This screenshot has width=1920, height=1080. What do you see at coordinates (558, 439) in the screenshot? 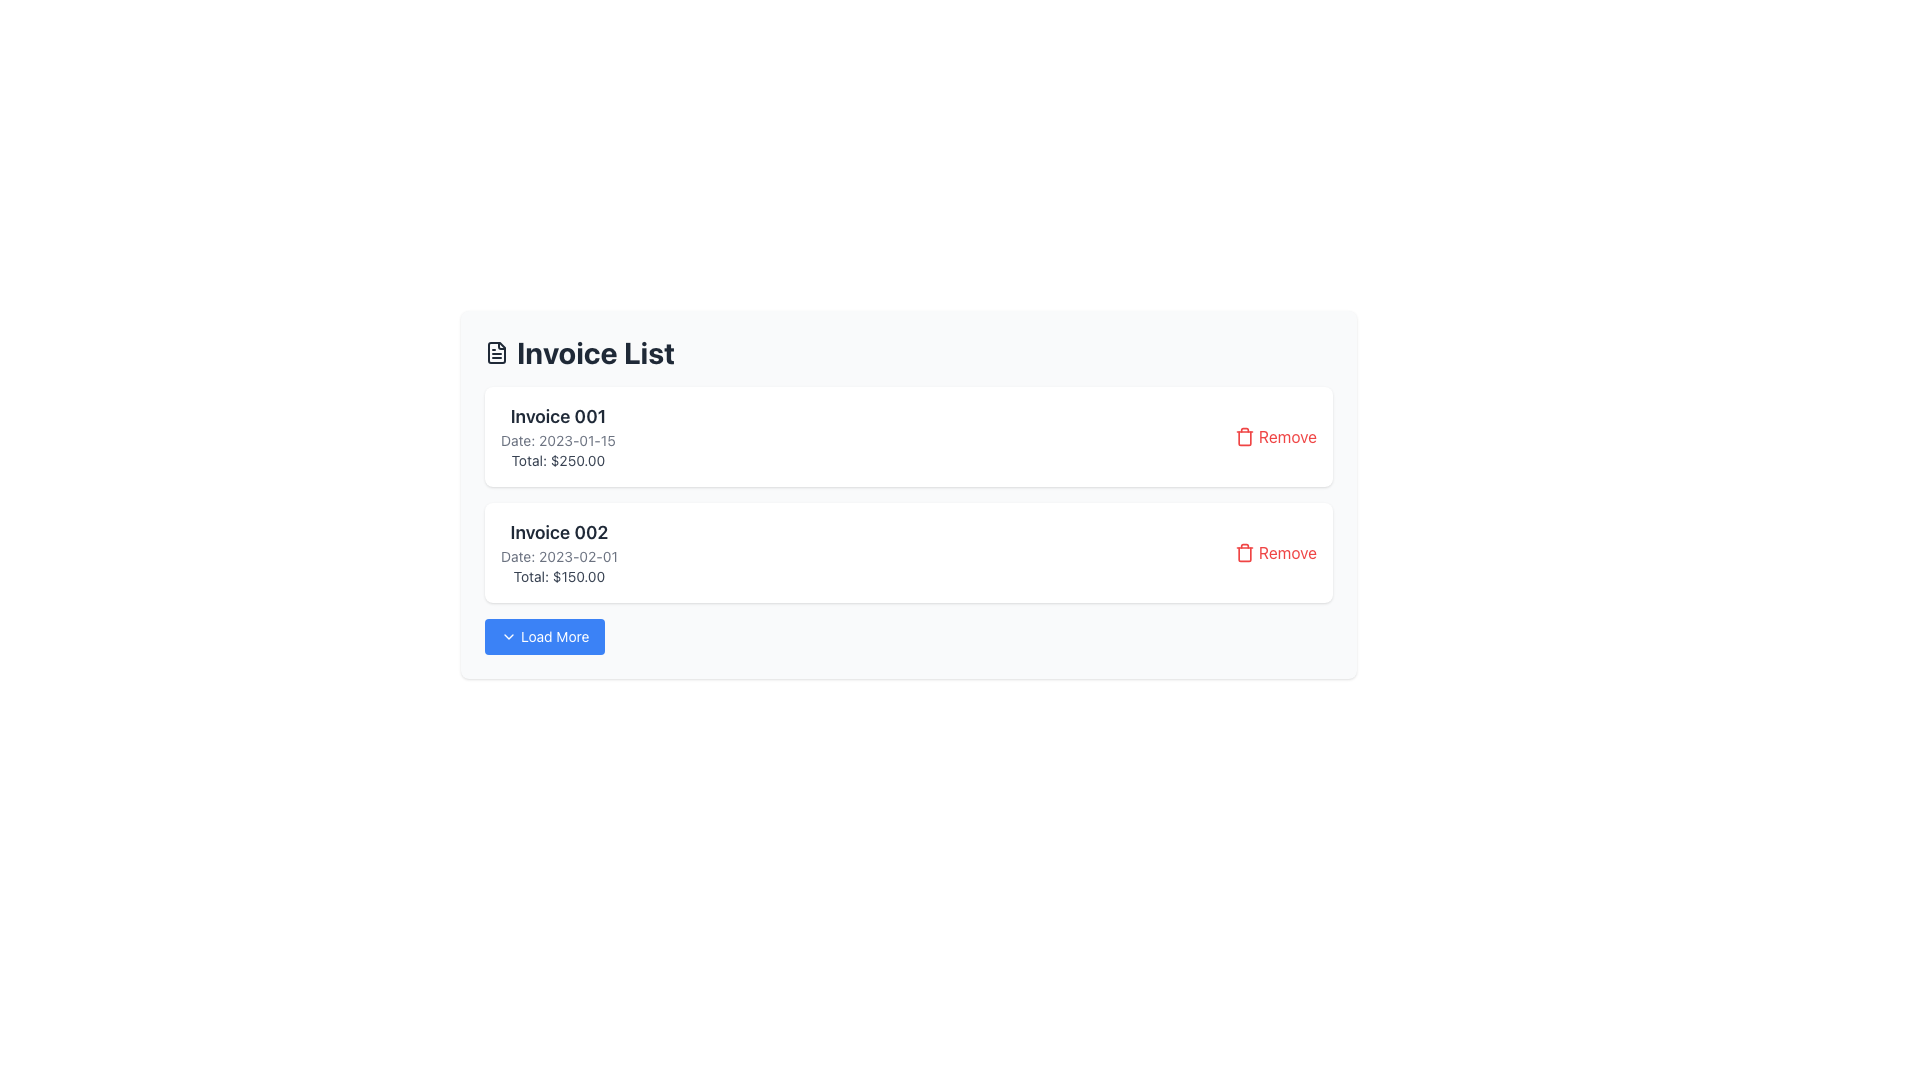
I see `date information displayed in the text label that shows 'Date: 2023-01-15', positioned below the 'Invoice 001' header and above the 'Total: $250.00' label` at bounding box center [558, 439].